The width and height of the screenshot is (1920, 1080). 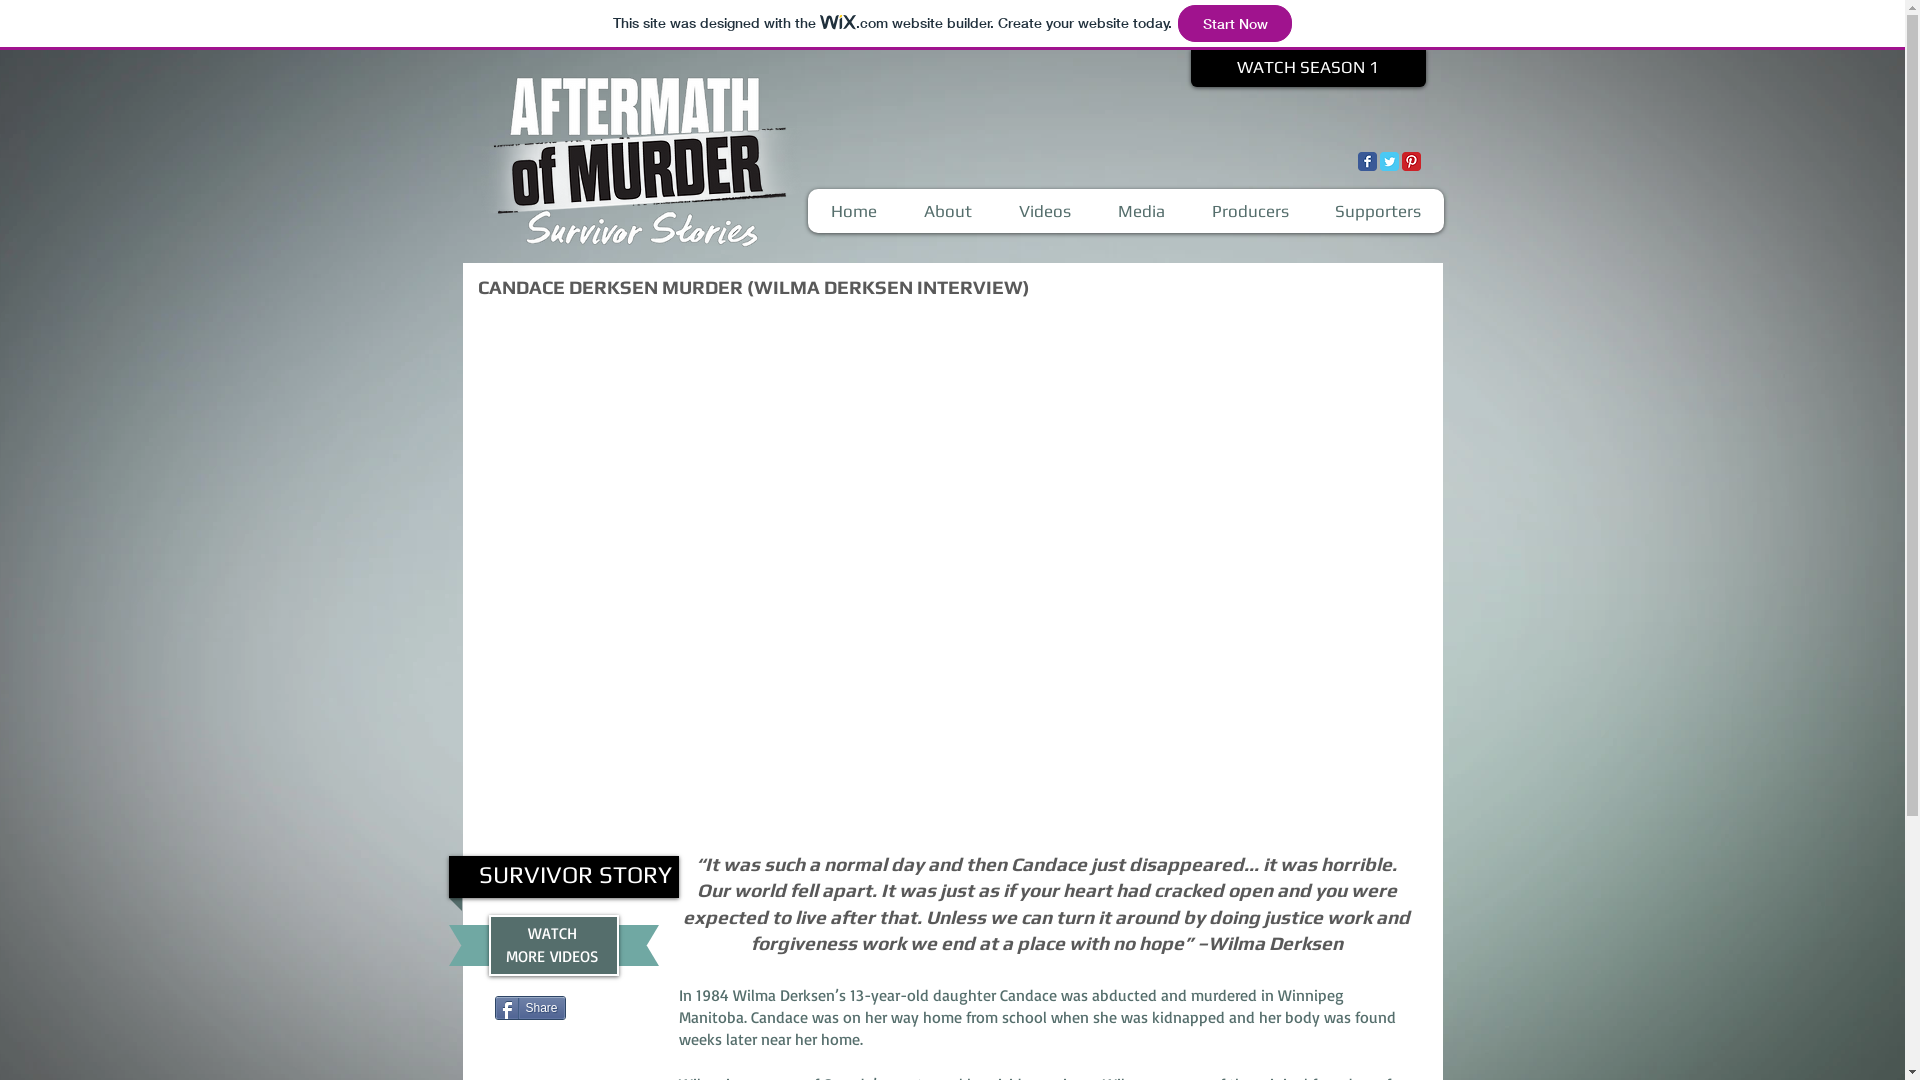 What do you see at coordinates (854, 211) in the screenshot?
I see `'Home'` at bounding box center [854, 211].